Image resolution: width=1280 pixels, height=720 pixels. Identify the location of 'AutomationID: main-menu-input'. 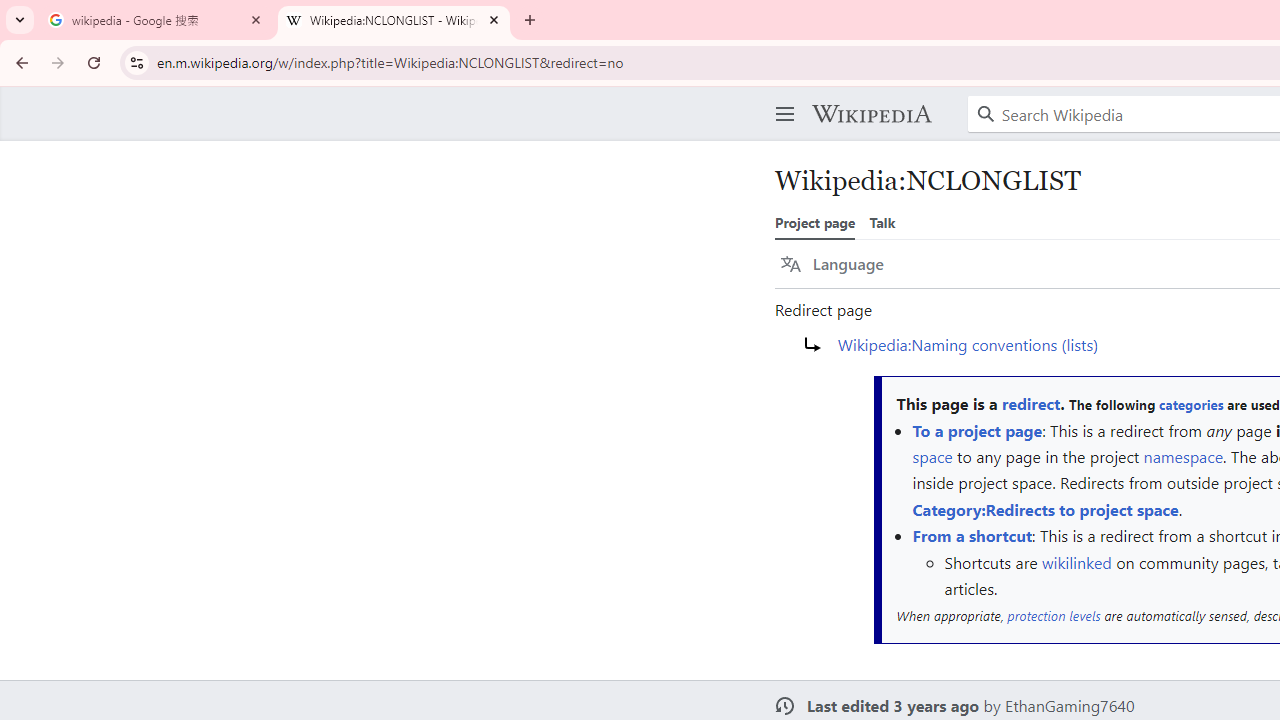
(780, 98).